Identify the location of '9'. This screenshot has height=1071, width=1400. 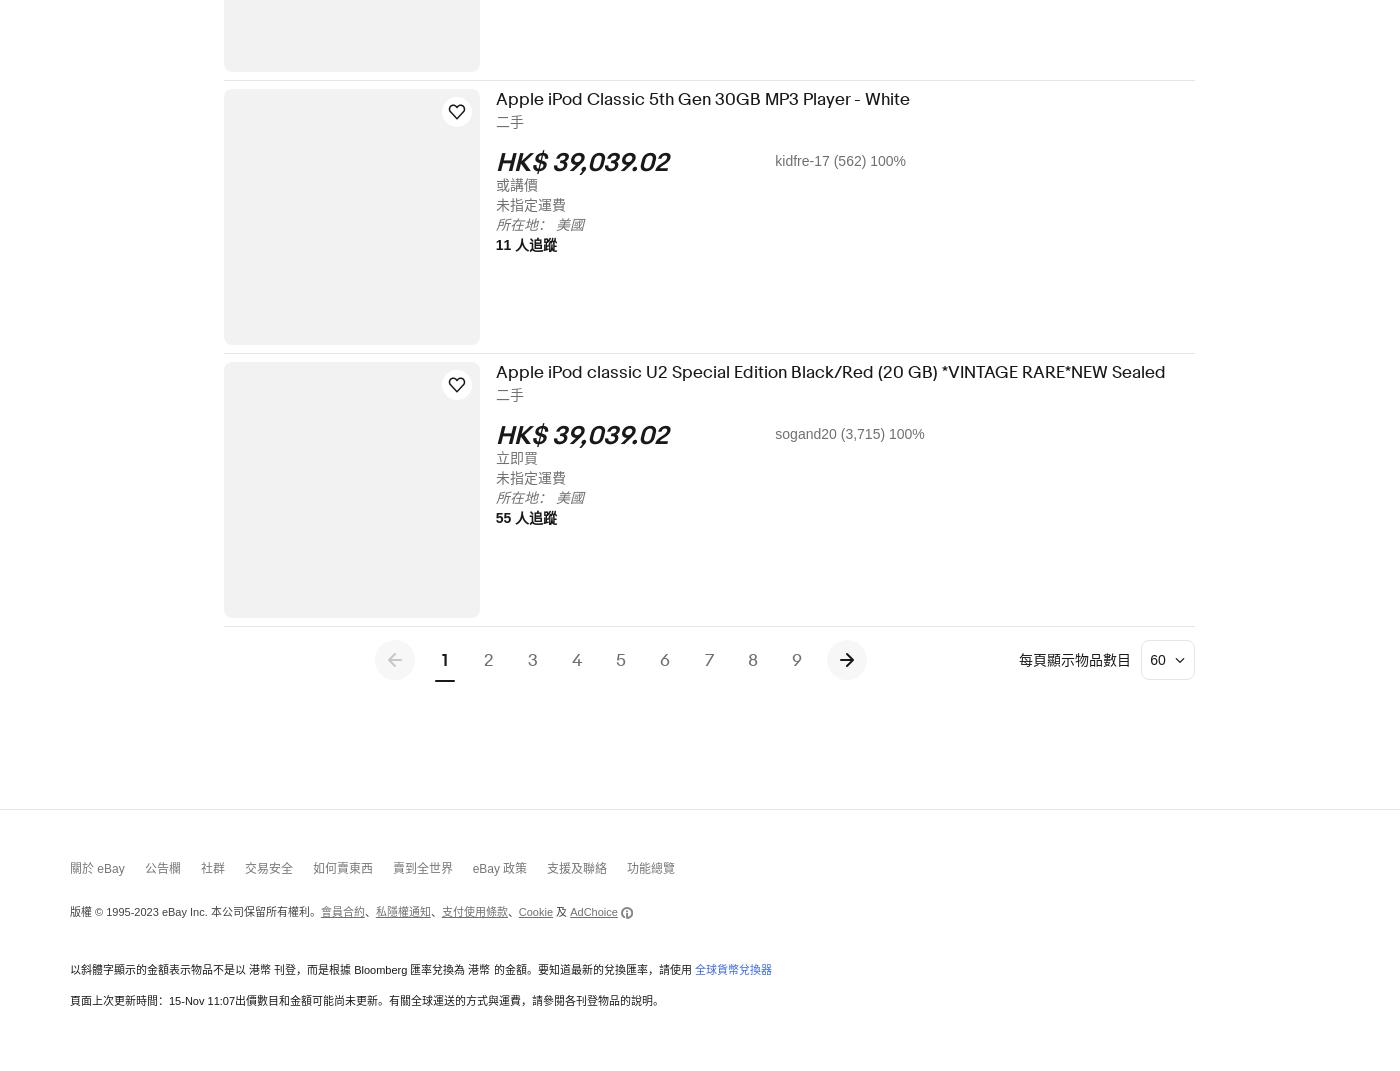
(810, 658).